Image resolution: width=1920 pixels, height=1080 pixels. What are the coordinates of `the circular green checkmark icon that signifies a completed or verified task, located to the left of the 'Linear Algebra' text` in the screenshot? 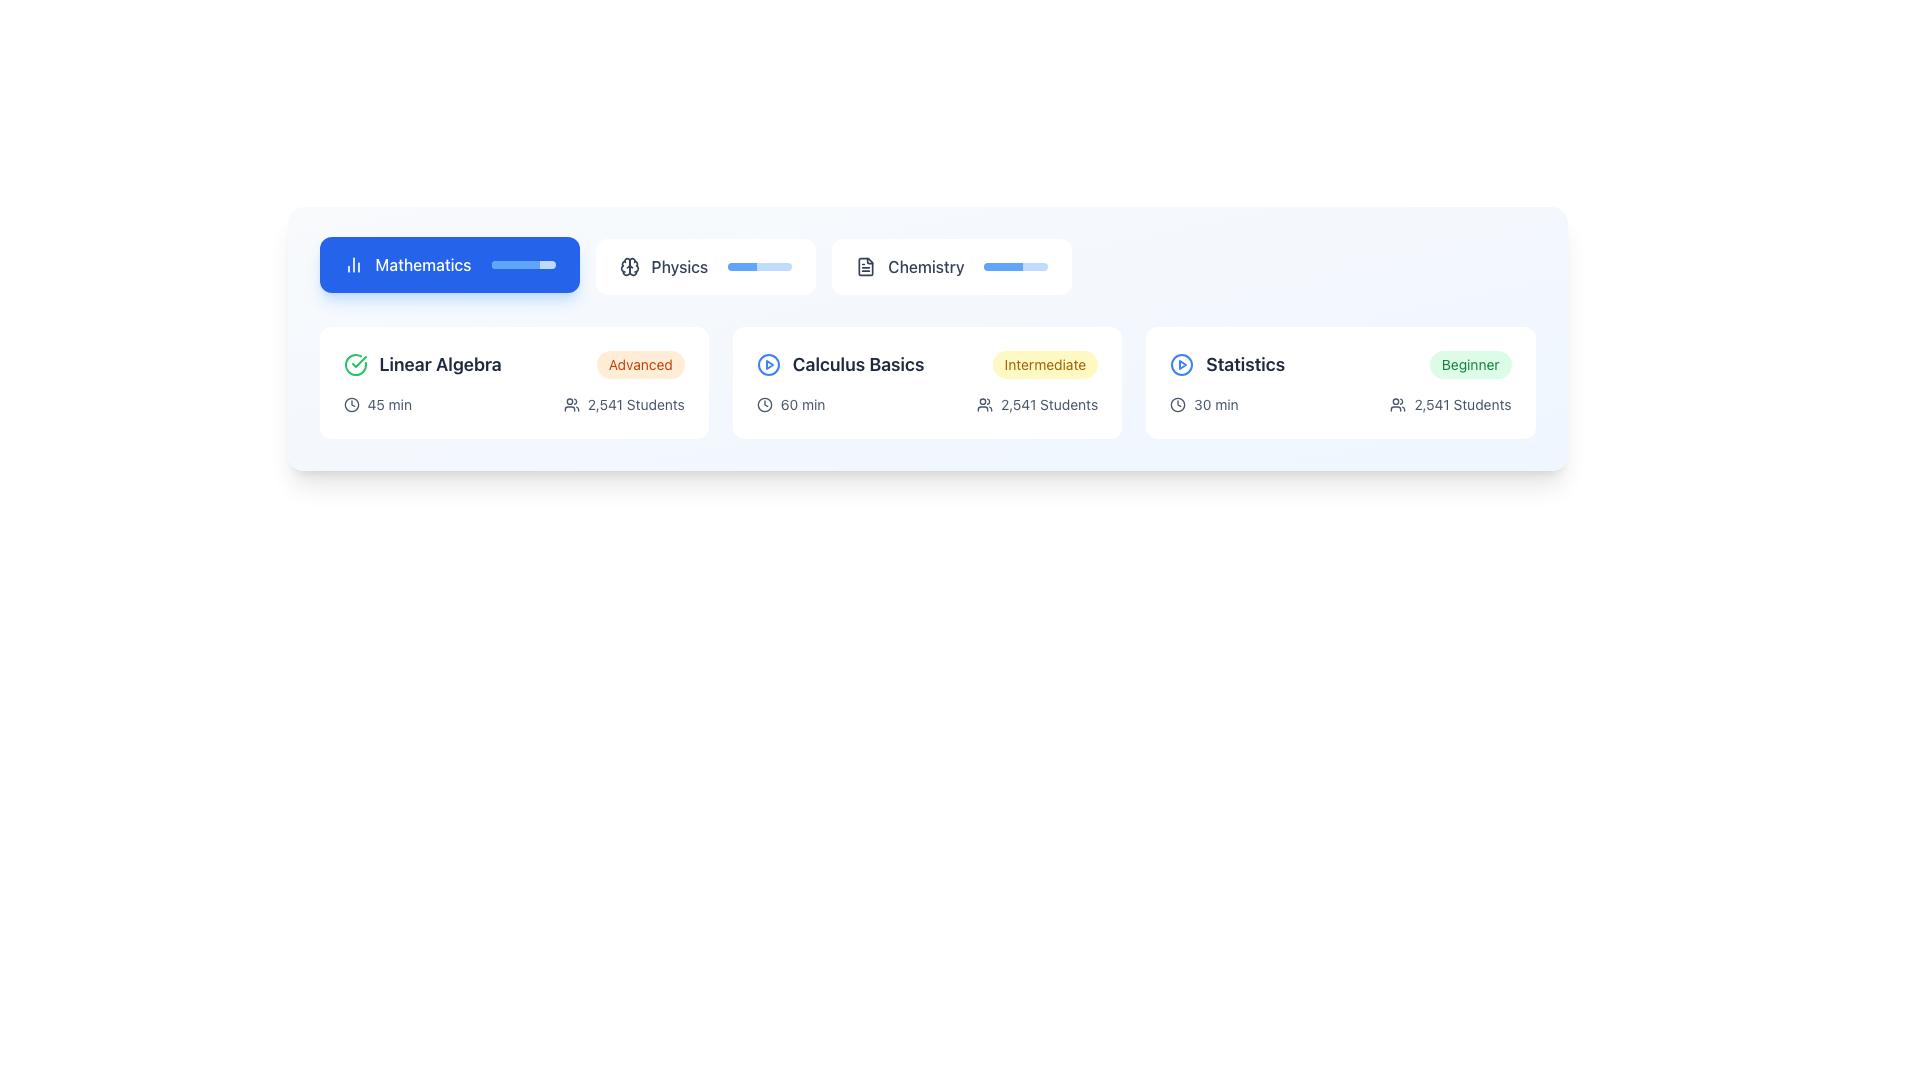 It's located at (355, 365).